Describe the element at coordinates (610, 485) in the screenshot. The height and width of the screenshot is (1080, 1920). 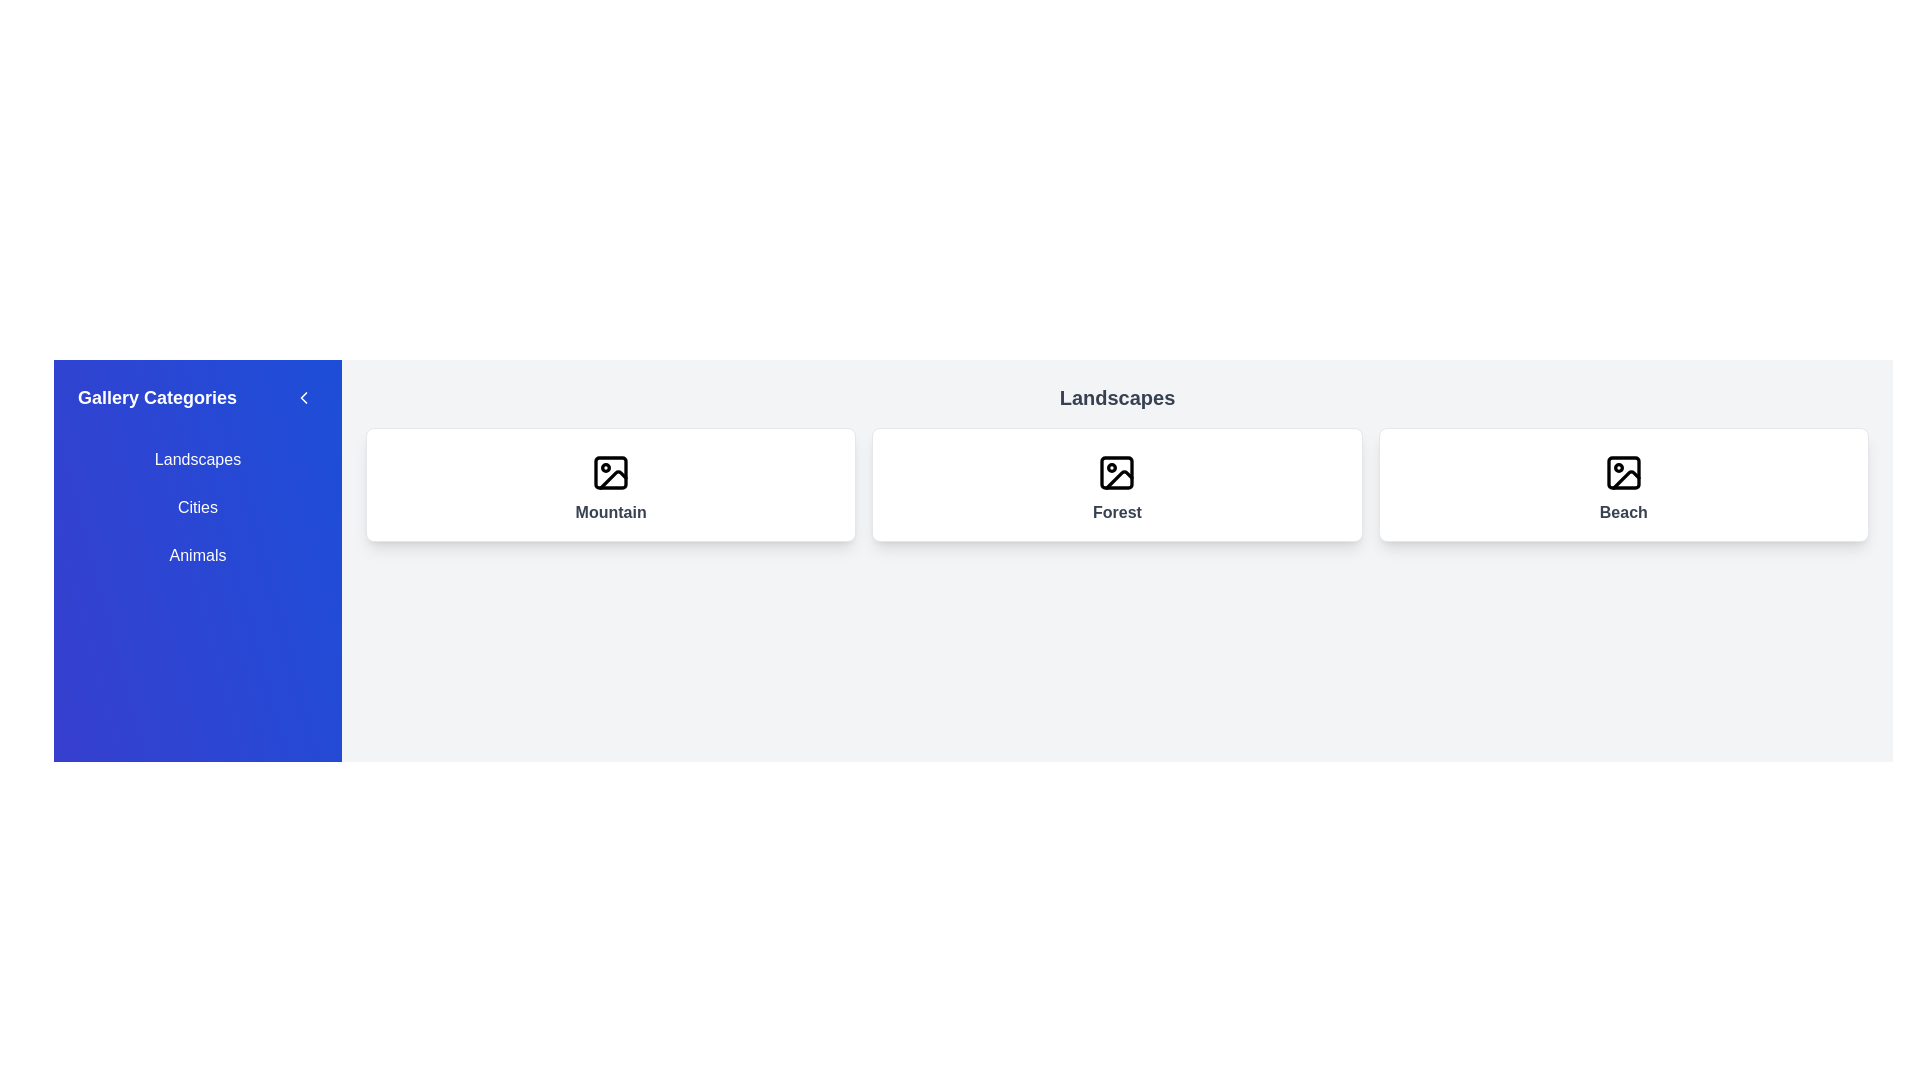
I see `the 'Mountain' category card-style button, which is the first card in a row of three within the gallery grid layout` at that location.